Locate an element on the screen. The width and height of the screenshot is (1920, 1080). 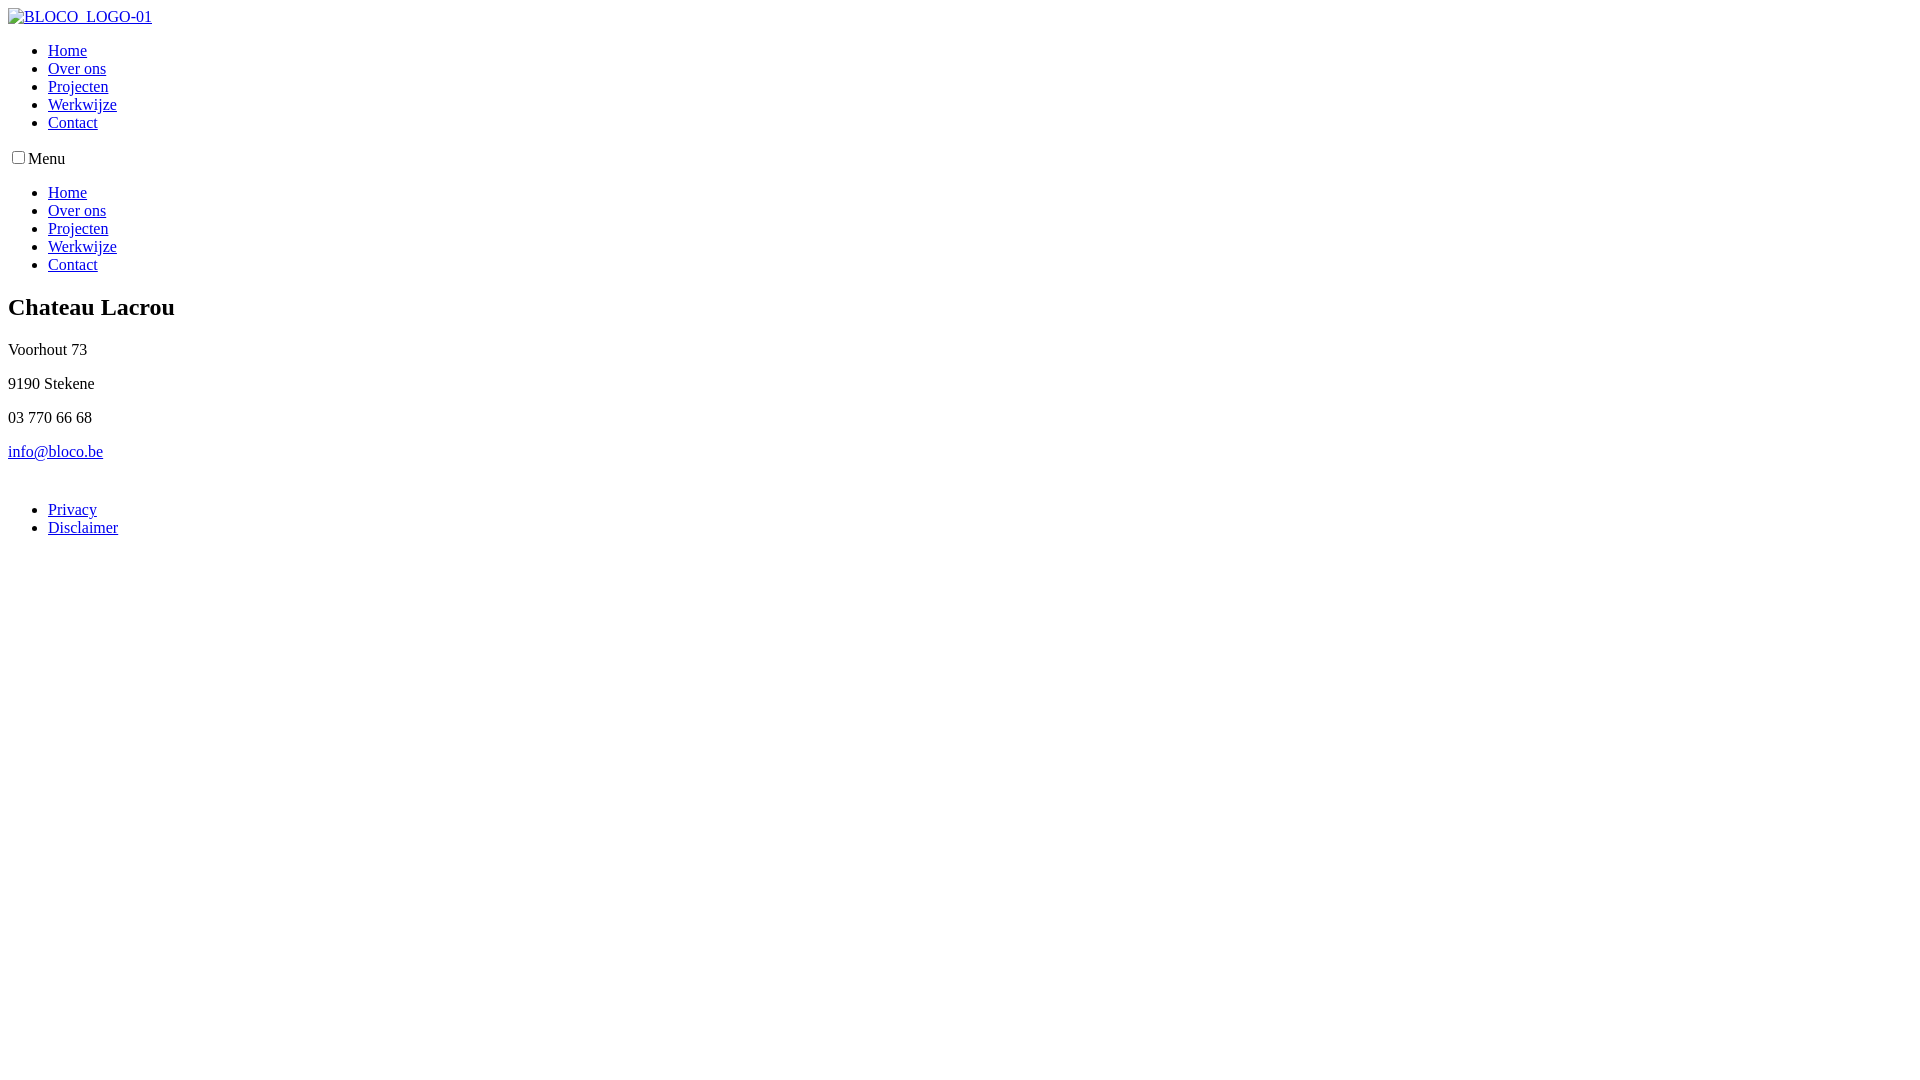
'Projecten' is located at coordinates (77, 85).